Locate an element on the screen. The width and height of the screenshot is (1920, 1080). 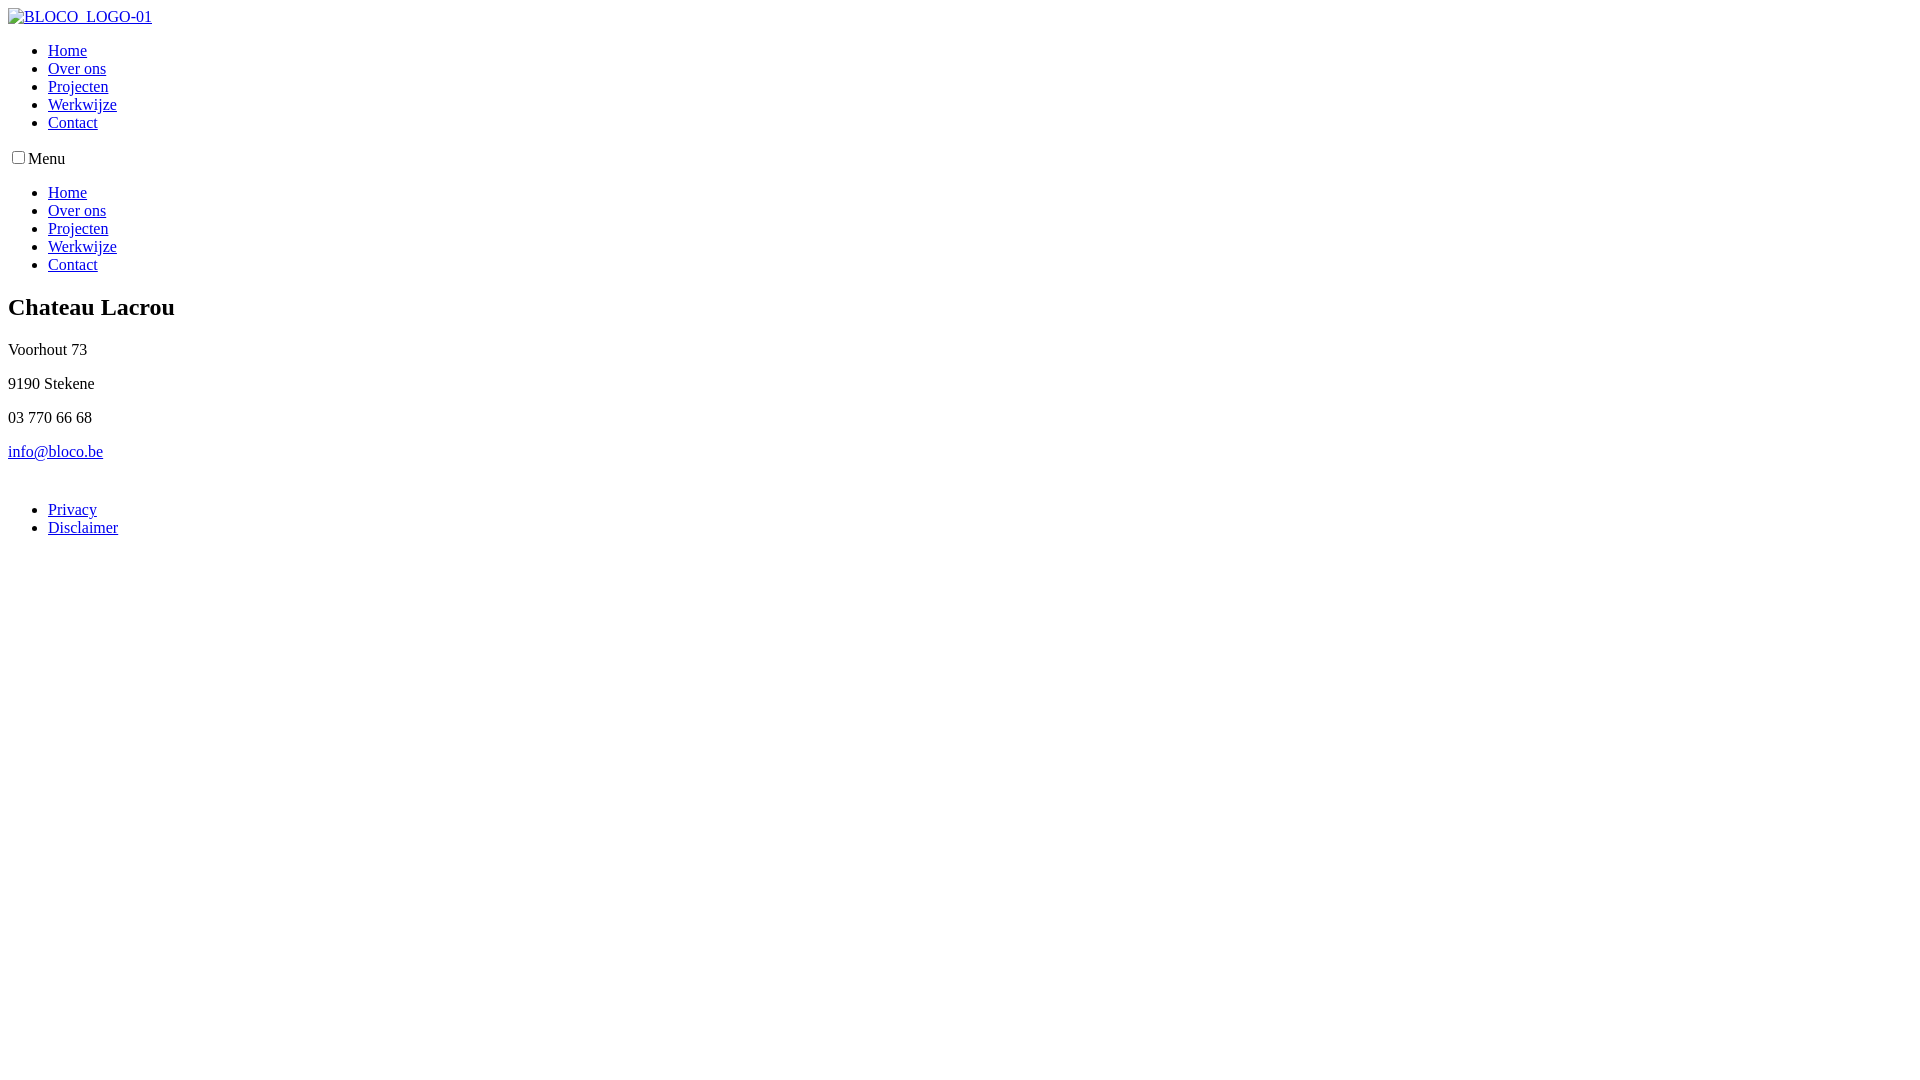
'Projecten' is located at coordinates (77, 85).